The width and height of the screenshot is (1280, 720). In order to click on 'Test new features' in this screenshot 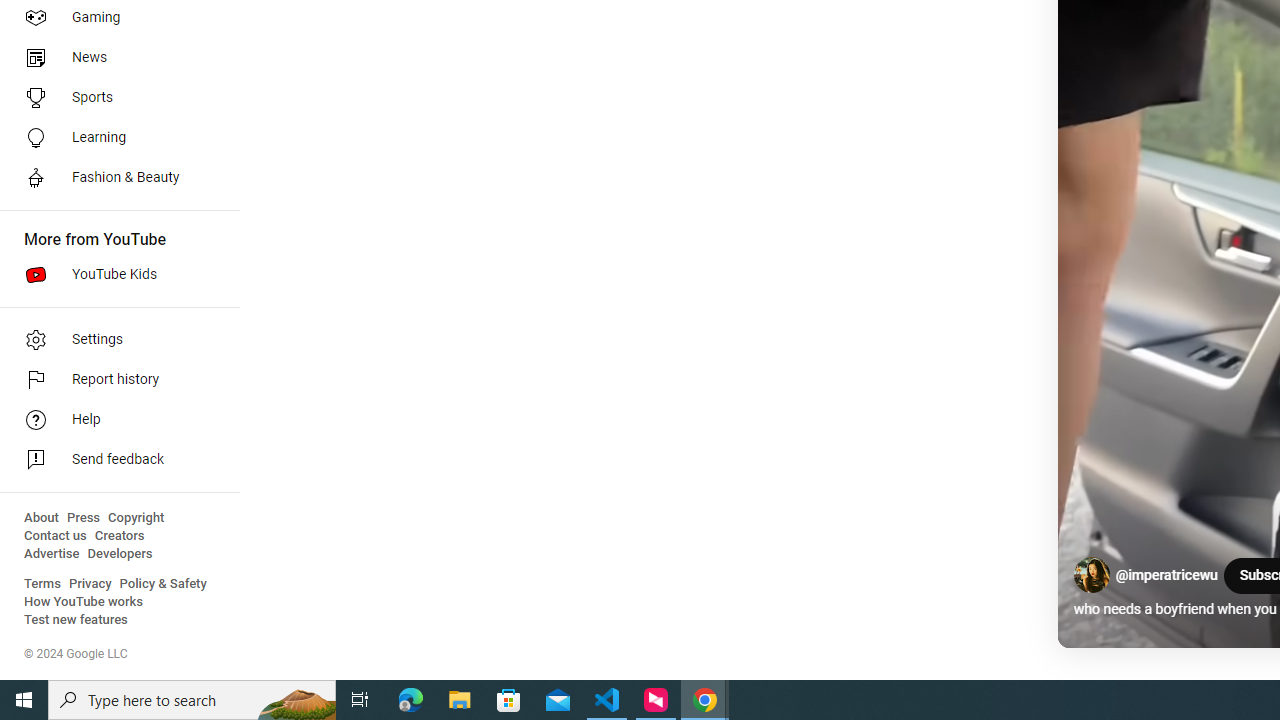, I will do `click(76, 619)`.